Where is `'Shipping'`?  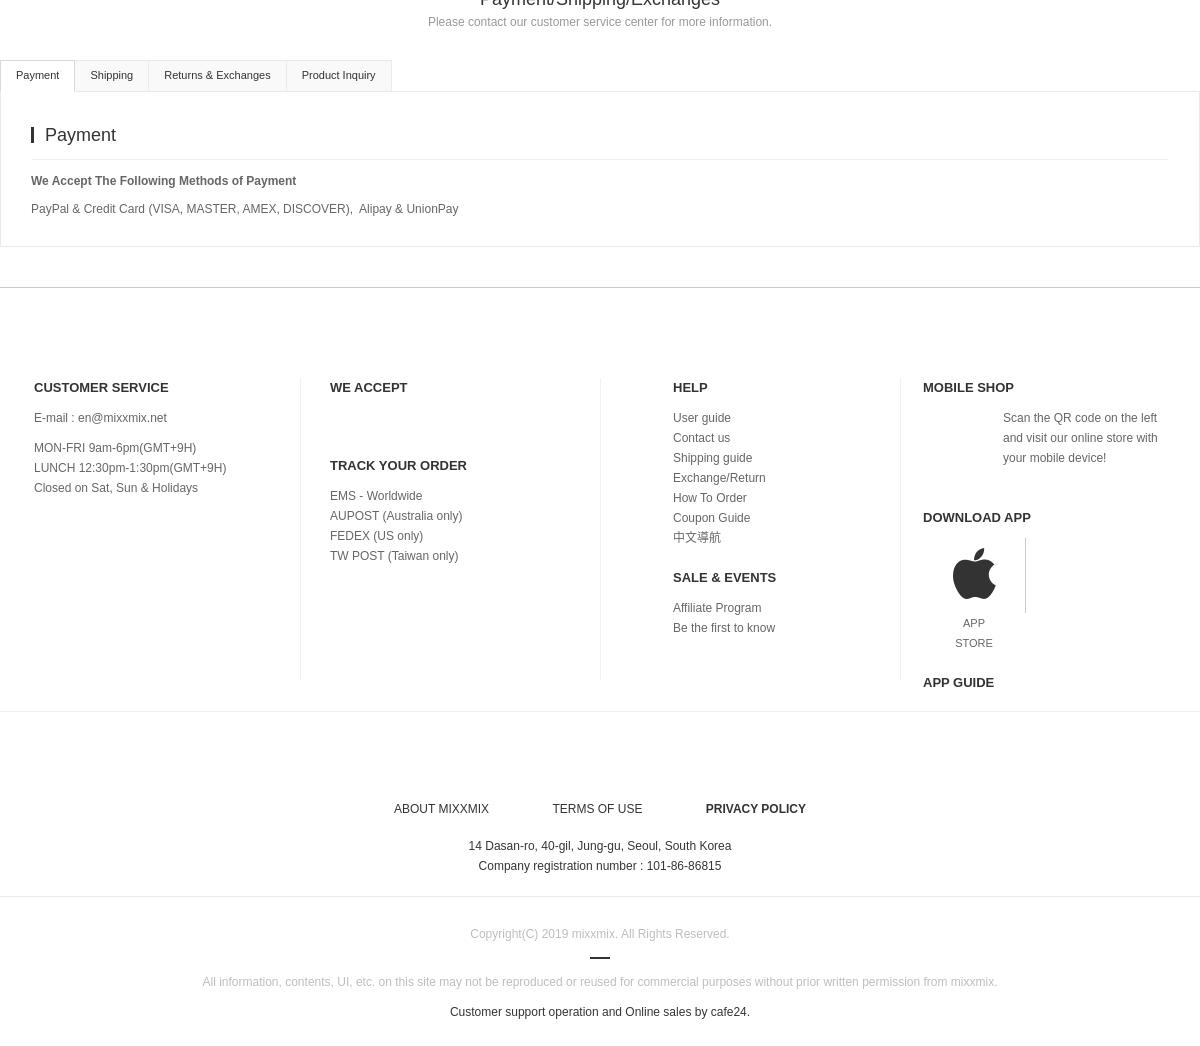 'Shipping' is located at coordinates (111, 73).